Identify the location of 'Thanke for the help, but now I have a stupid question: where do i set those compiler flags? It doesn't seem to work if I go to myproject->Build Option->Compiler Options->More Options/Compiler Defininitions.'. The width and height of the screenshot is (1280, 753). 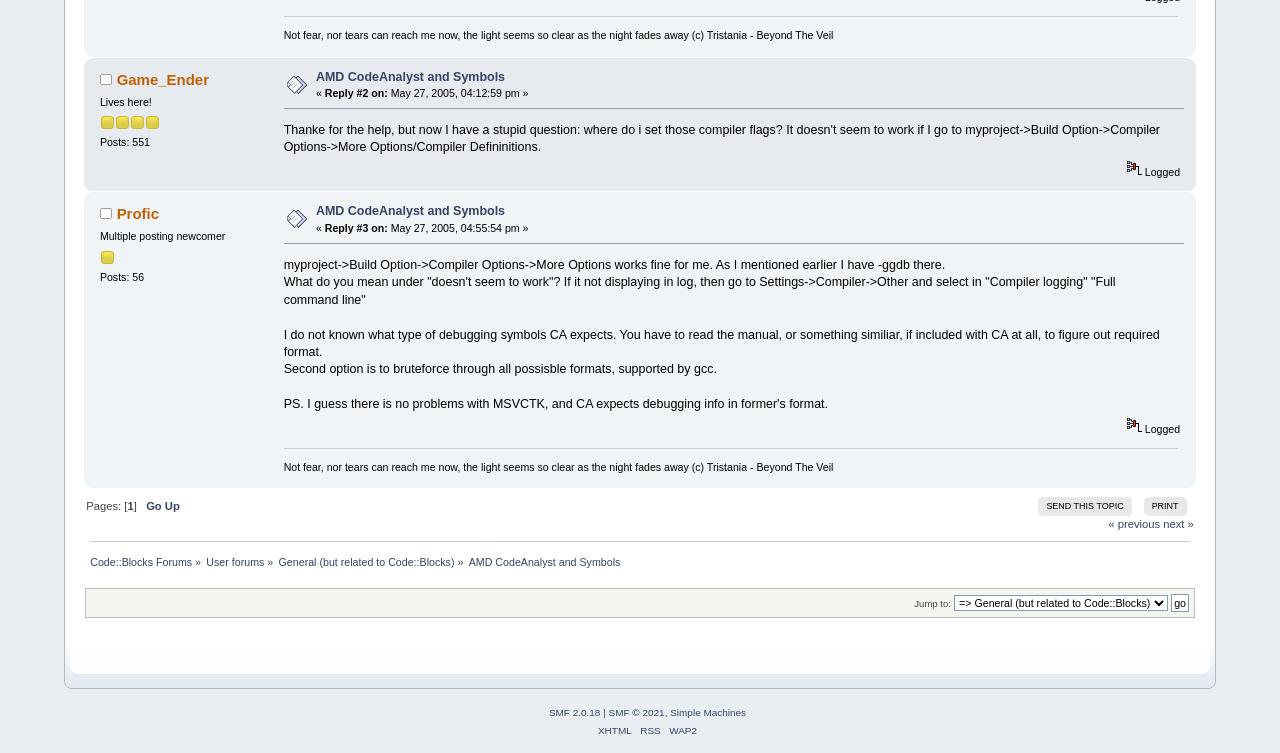
(282, 137).